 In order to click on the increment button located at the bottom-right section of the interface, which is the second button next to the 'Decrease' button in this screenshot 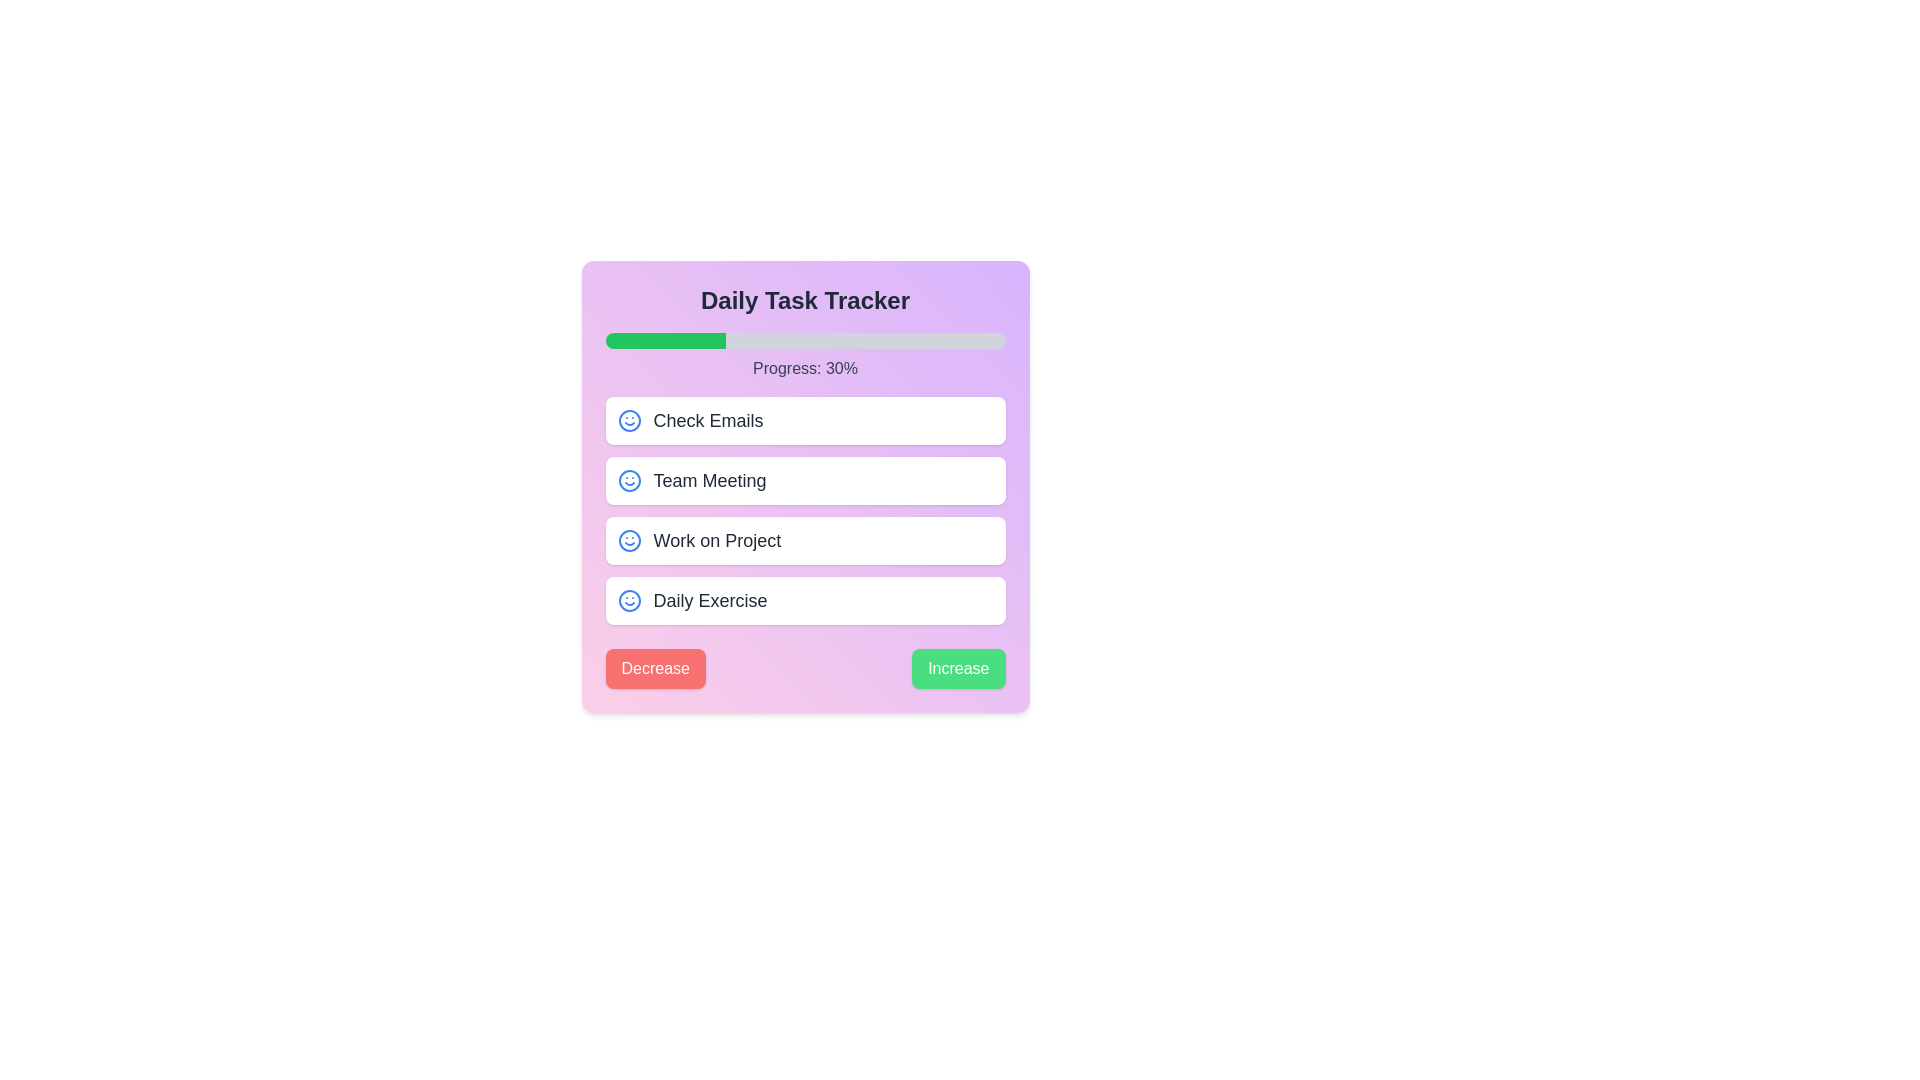, I will do `click(957, 668)`.